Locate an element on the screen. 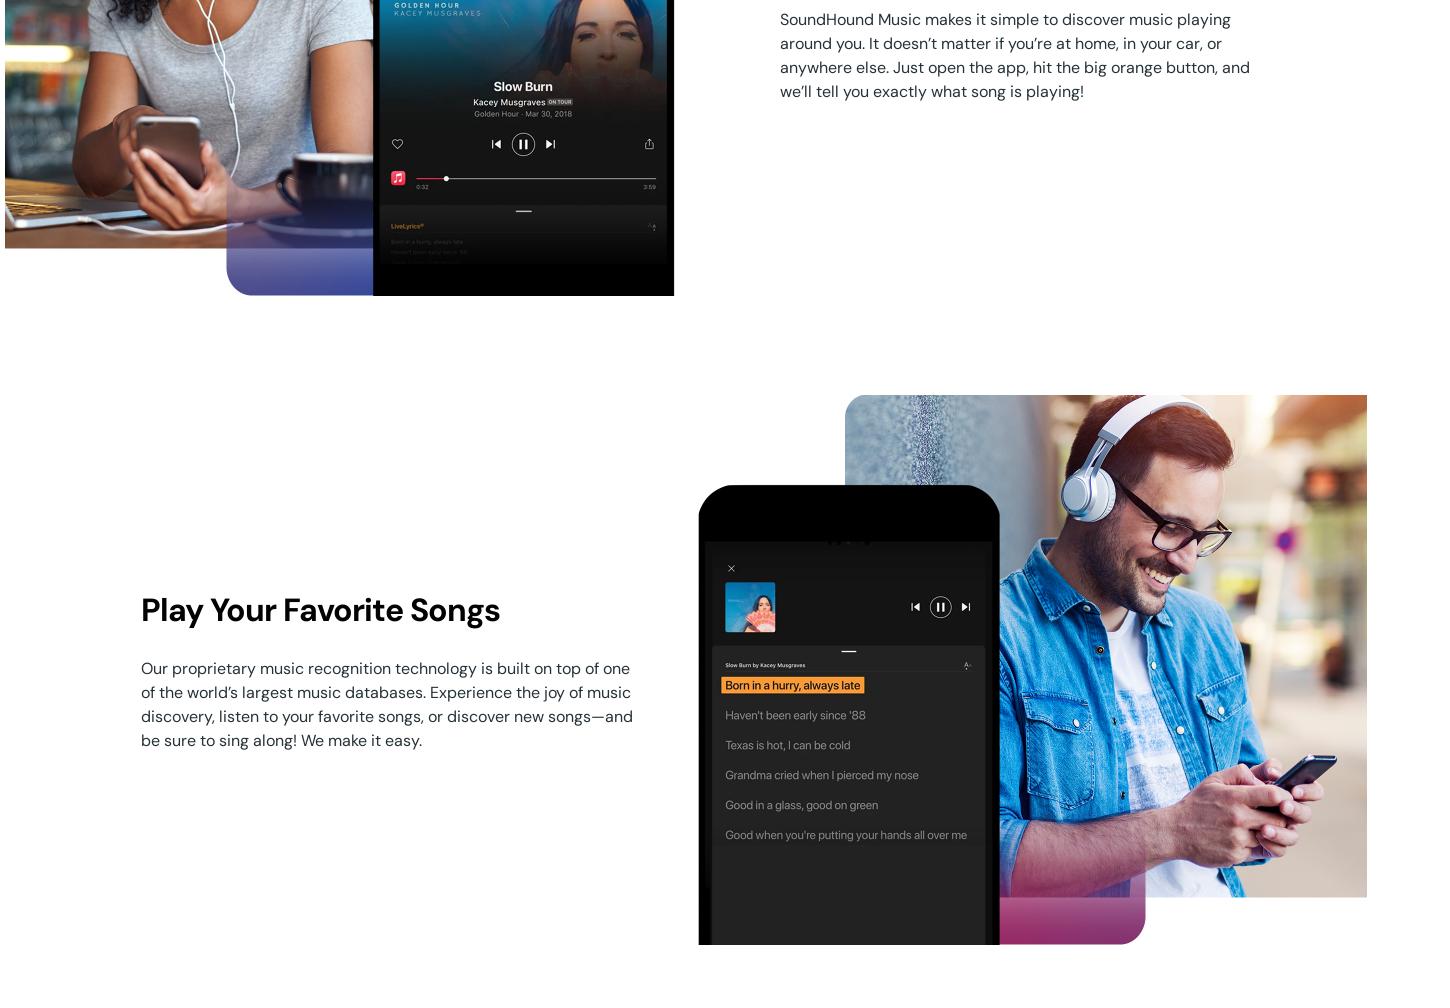 This screenshot has height=1008, width=1450. 'Language' is located at coordinates (158, 780).